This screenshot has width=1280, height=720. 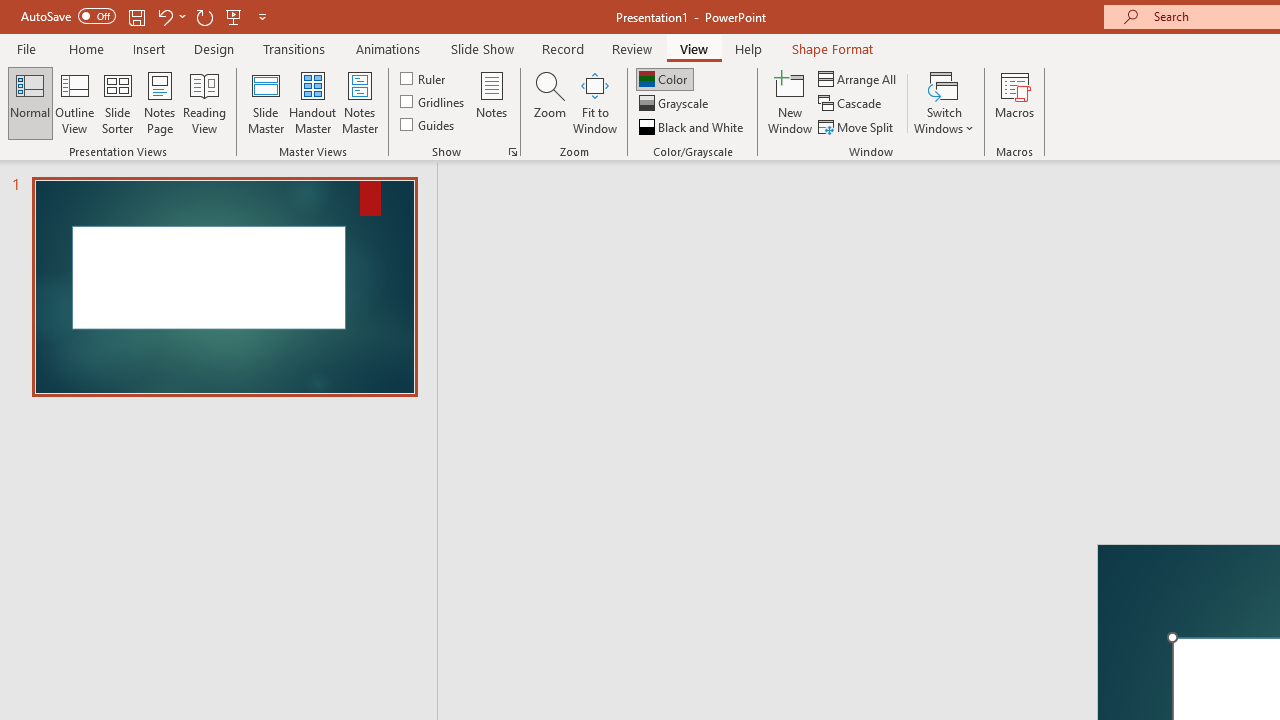 I want to click on 'Fit to Window', so click(x=594, y=103).